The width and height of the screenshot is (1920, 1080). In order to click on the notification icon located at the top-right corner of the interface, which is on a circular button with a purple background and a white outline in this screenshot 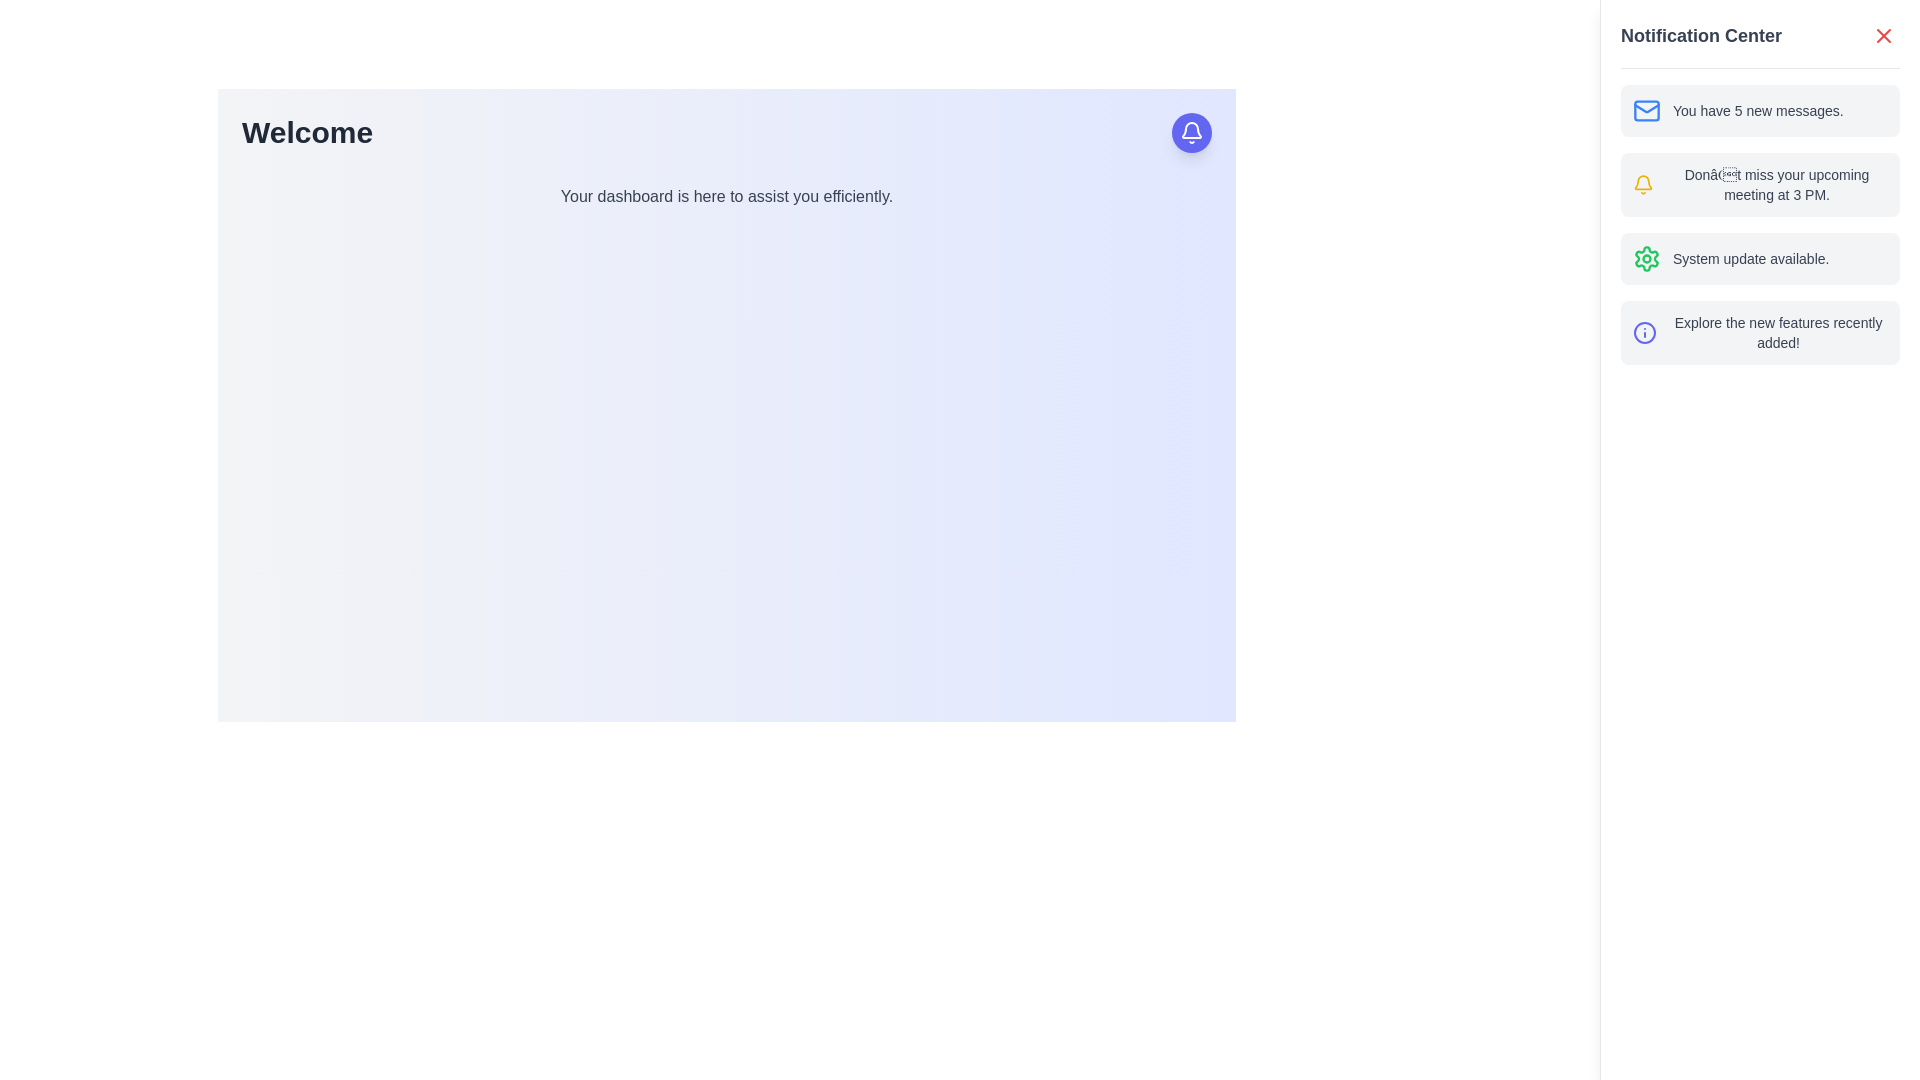, I will do `click(1191, 132)`.